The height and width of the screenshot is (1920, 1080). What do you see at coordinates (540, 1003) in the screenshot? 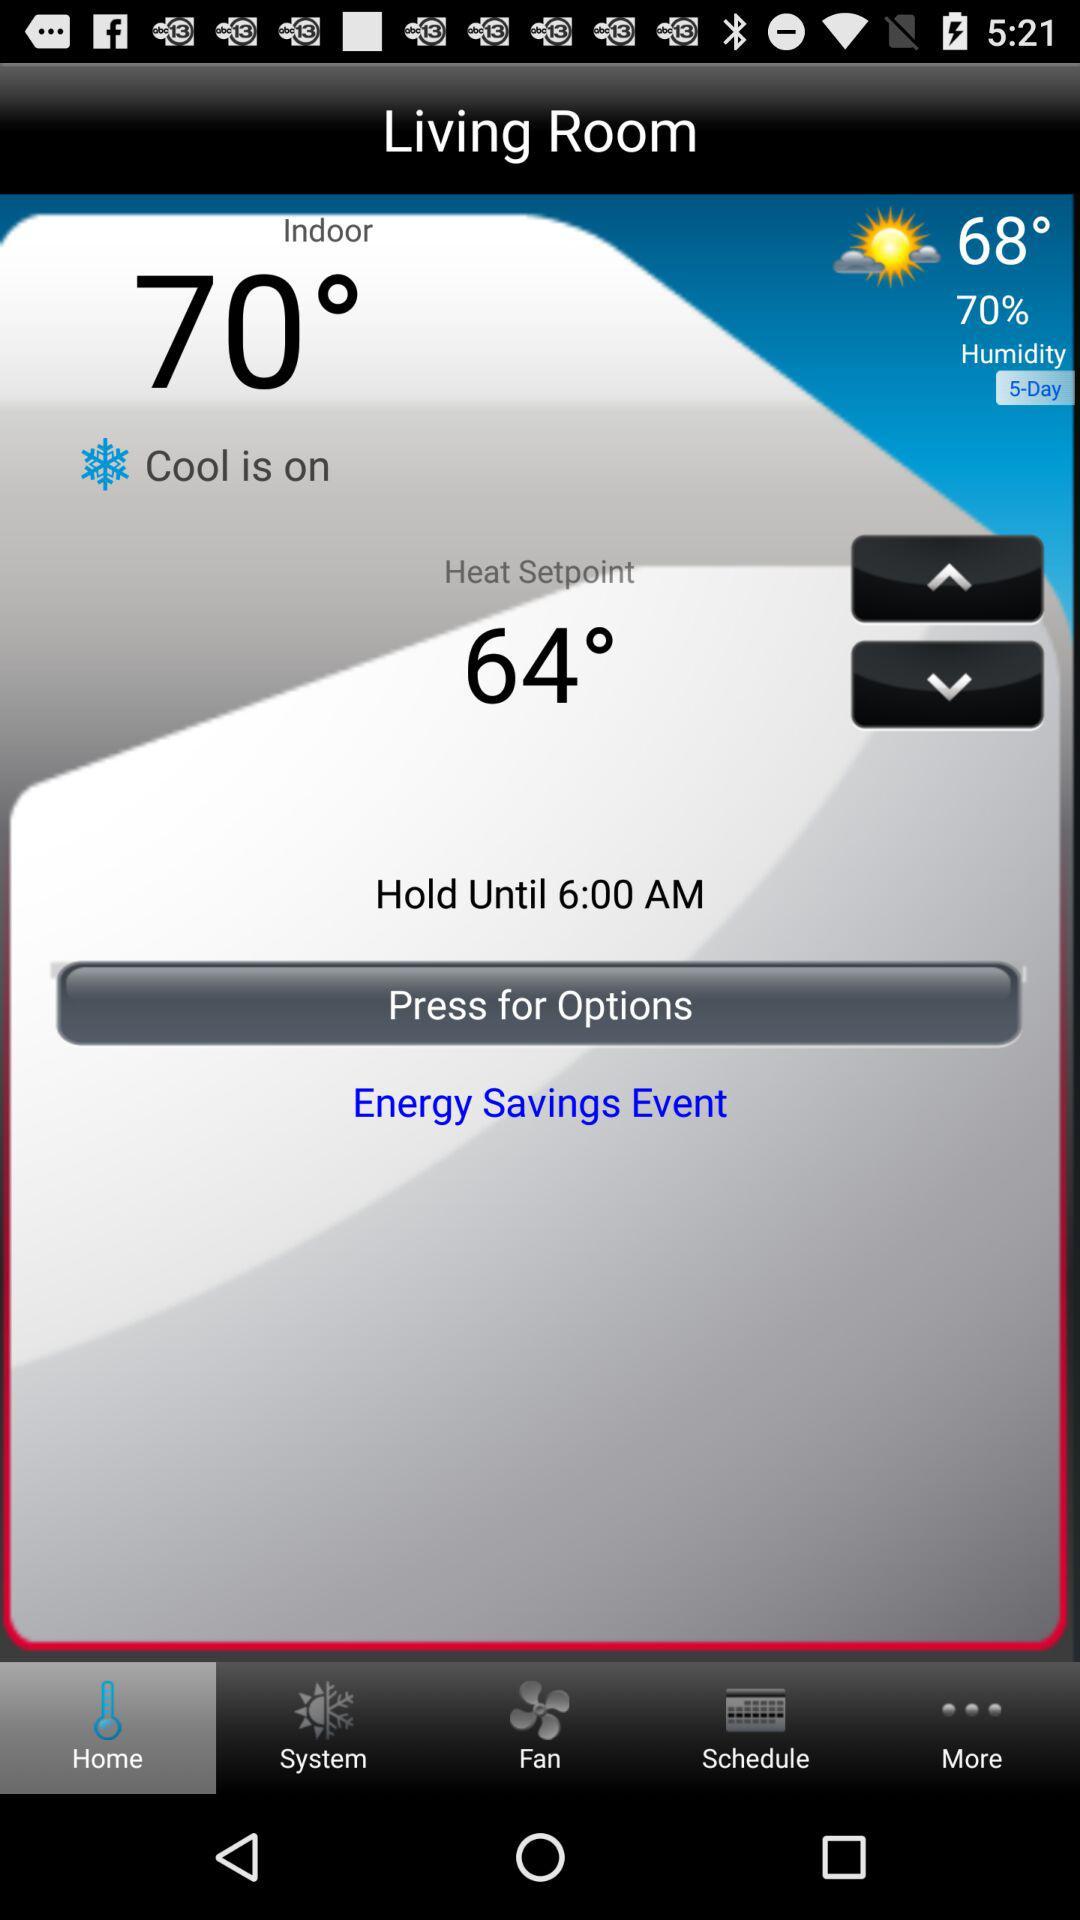
I see `the item below the hold until 6 item` at bounding box center [540, 1003].